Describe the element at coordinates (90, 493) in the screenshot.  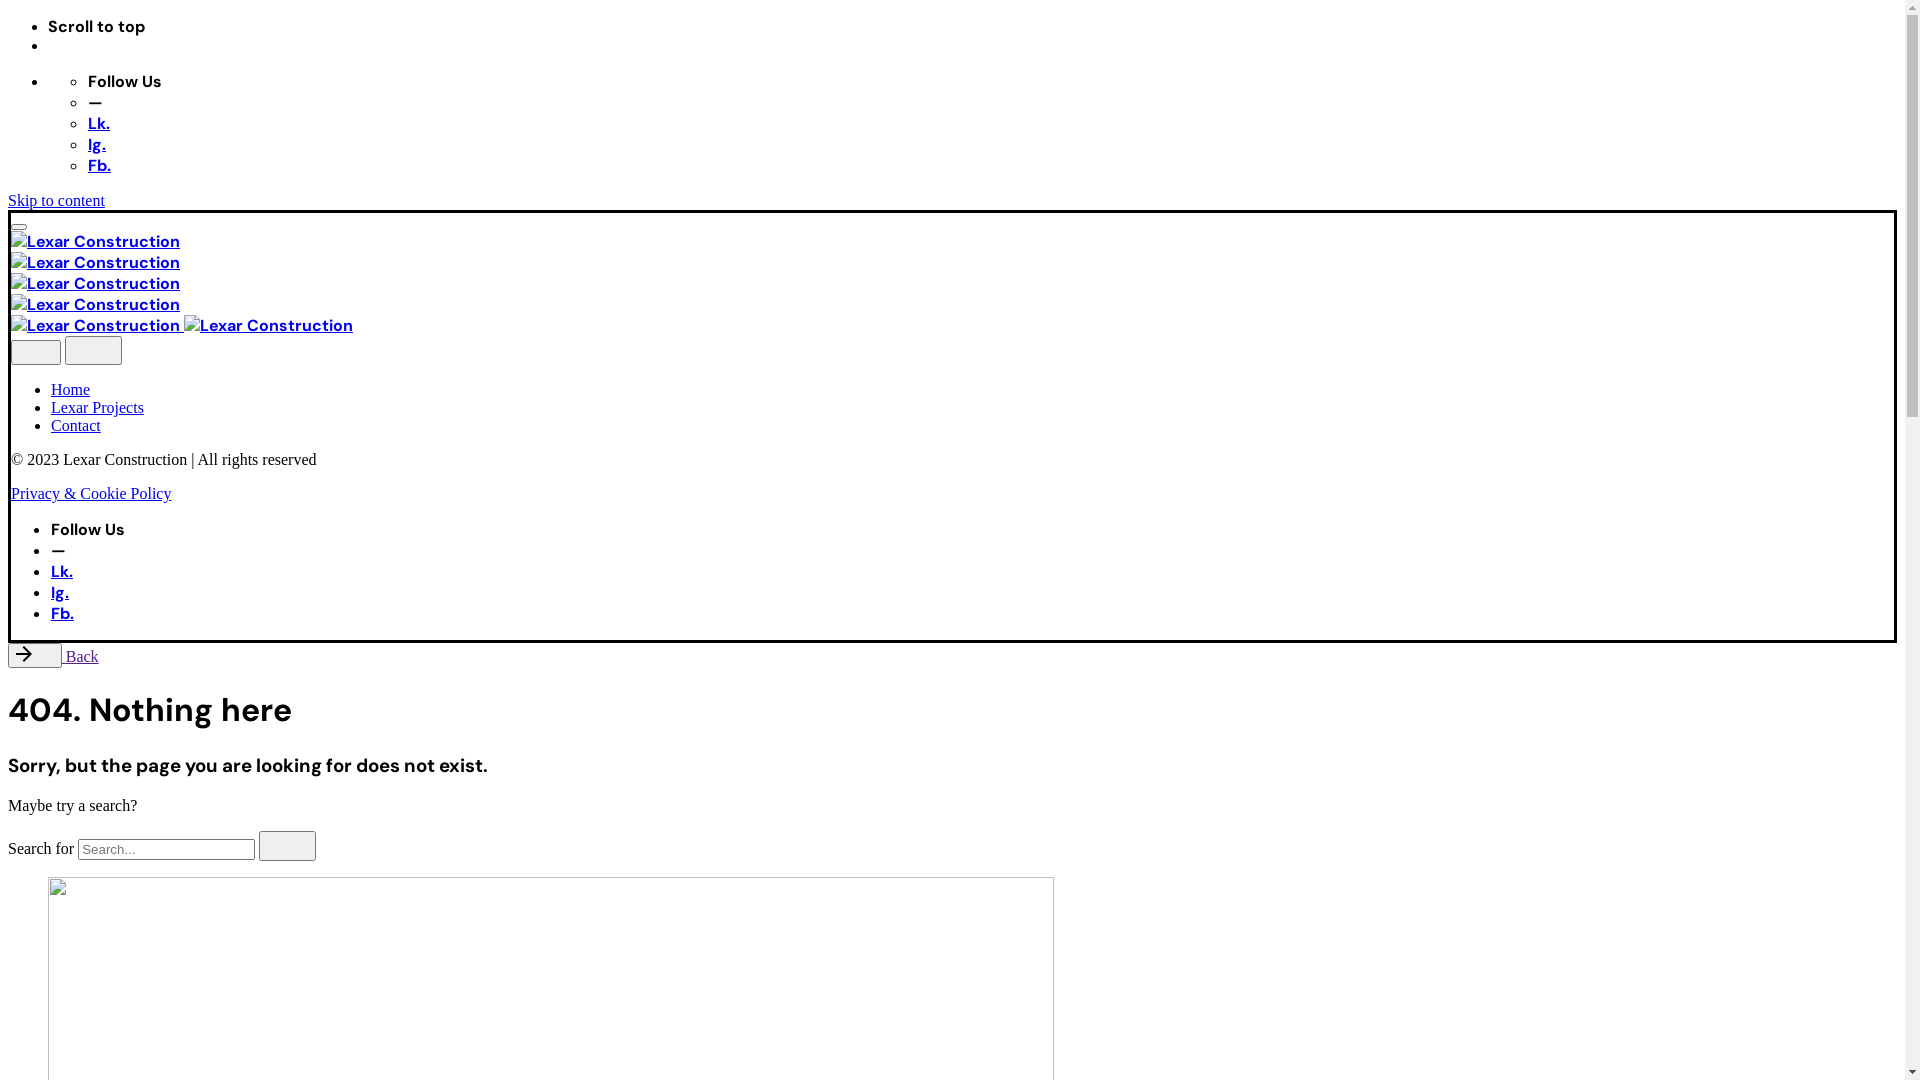
I see `'Privacy & Cookie Policy'` at that location.